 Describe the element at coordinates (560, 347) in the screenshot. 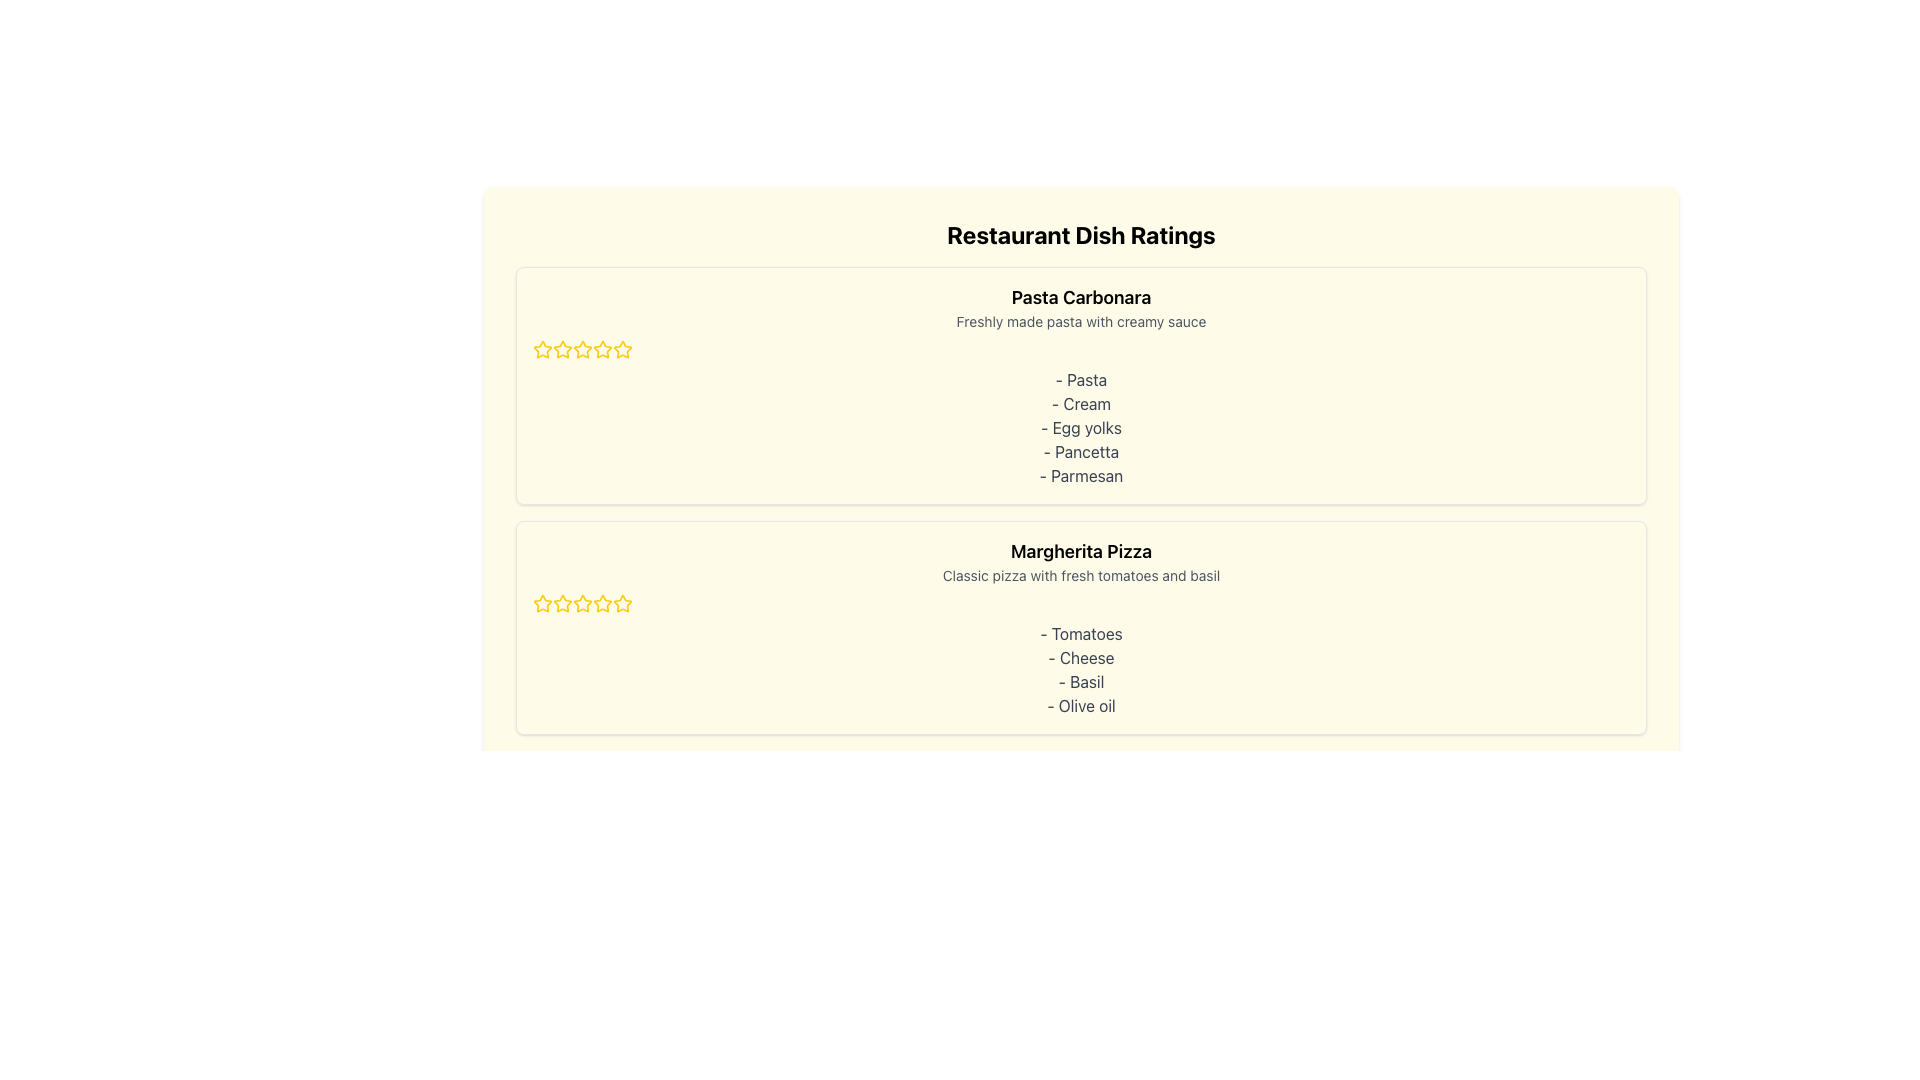

I see `the first star in the five-star rating component above the 'Pasta Carbonara' description to rate it` at that location.